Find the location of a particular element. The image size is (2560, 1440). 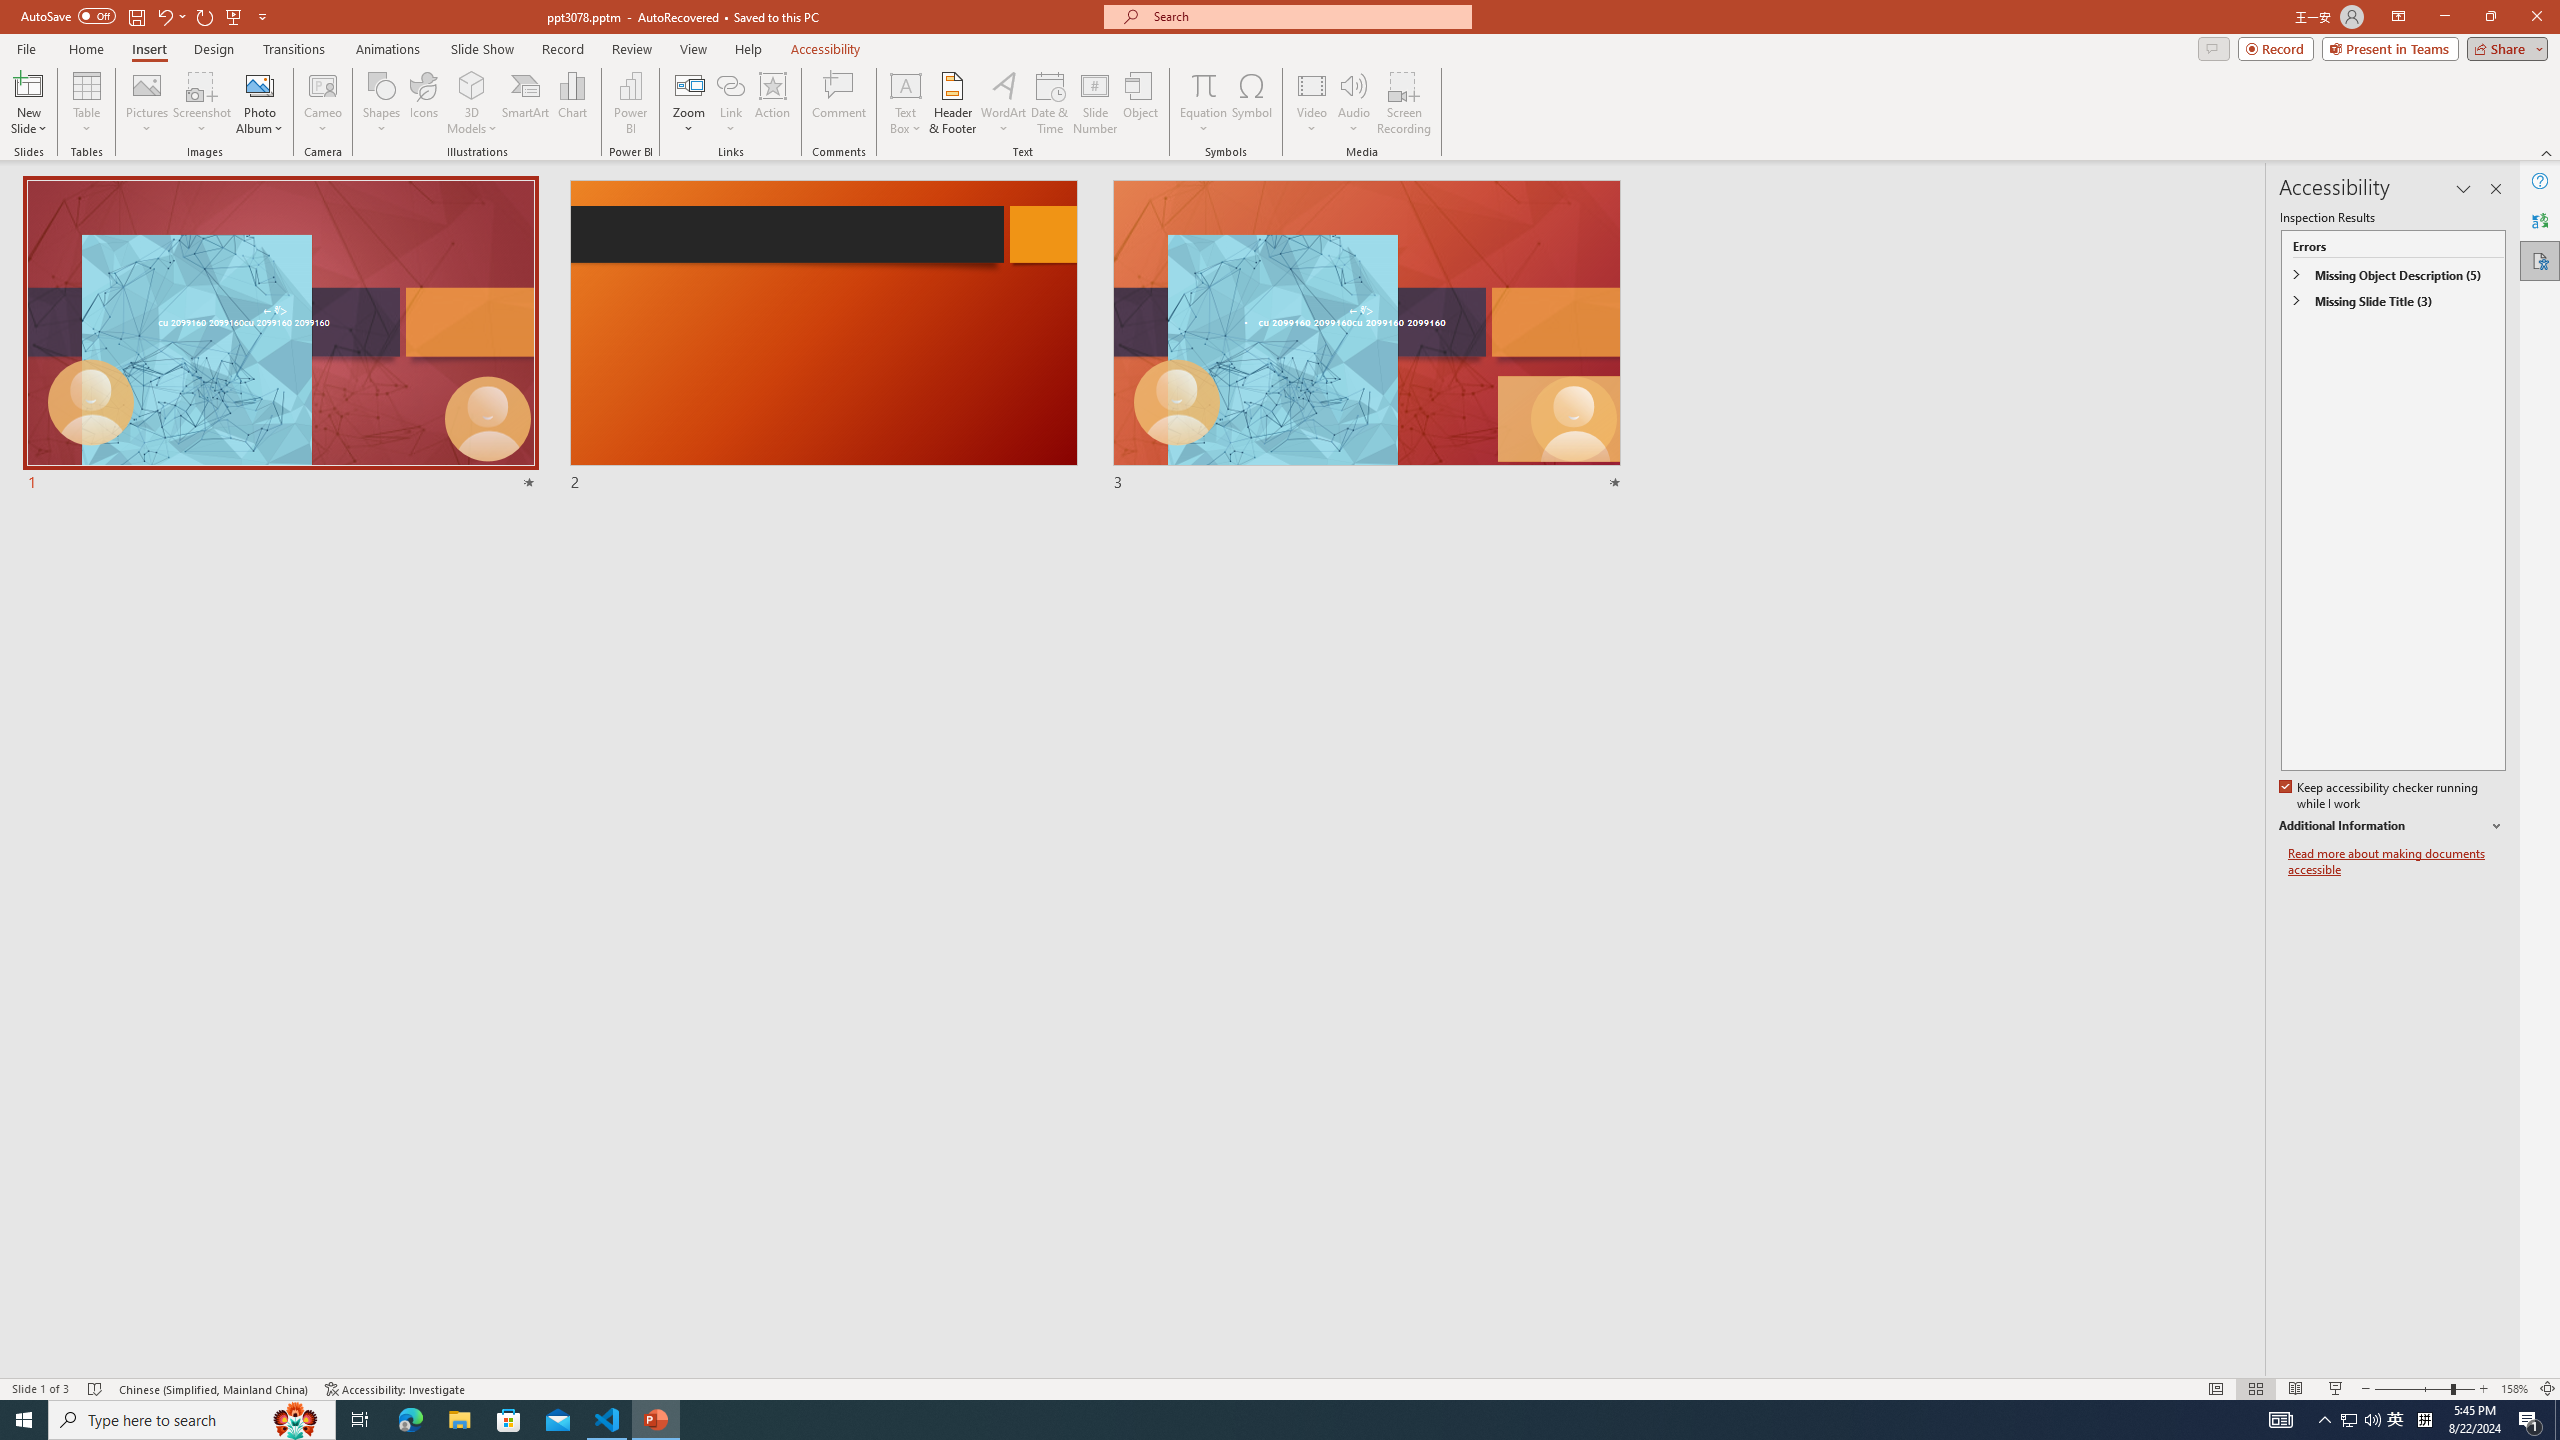

'Equation' is located at coordinates (1202, 84).